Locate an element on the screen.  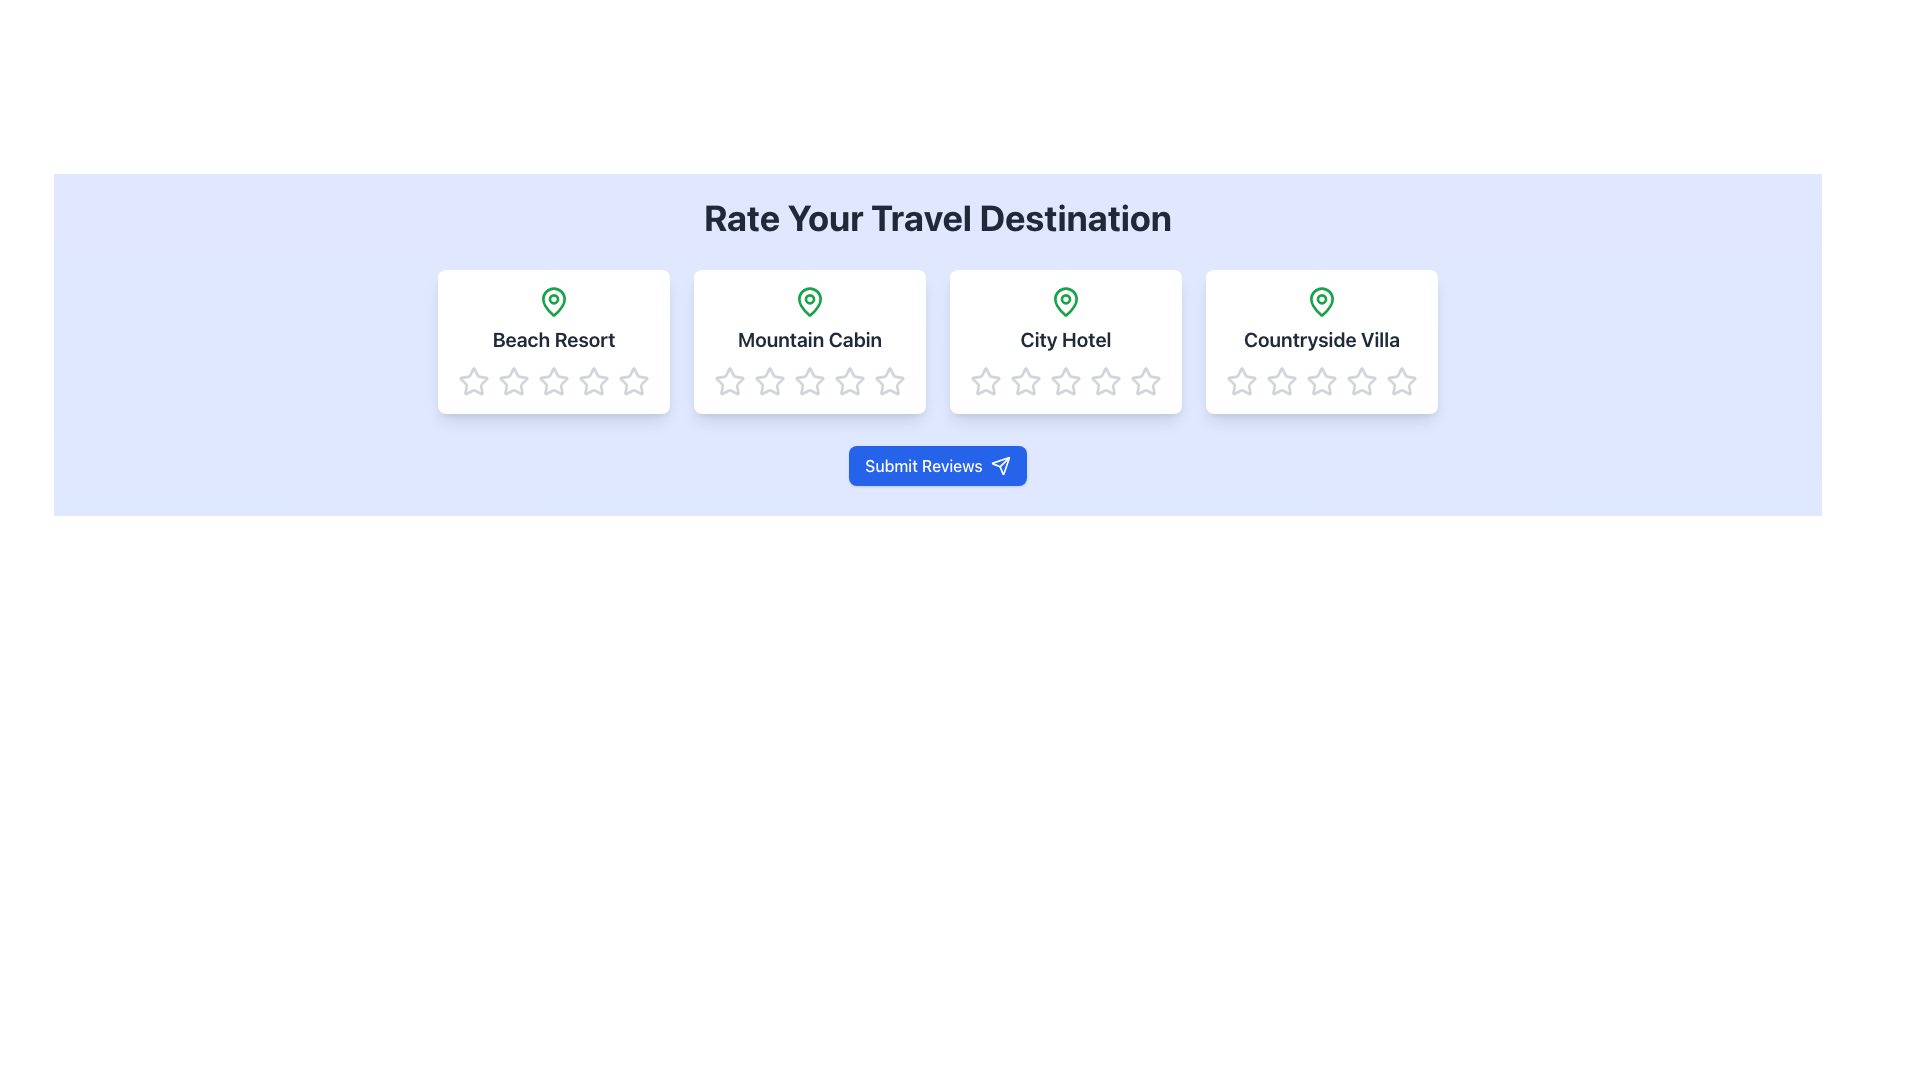
the fourth star icon in the rating system for the 'Beach Resort' is located at coordinates (553, 381).